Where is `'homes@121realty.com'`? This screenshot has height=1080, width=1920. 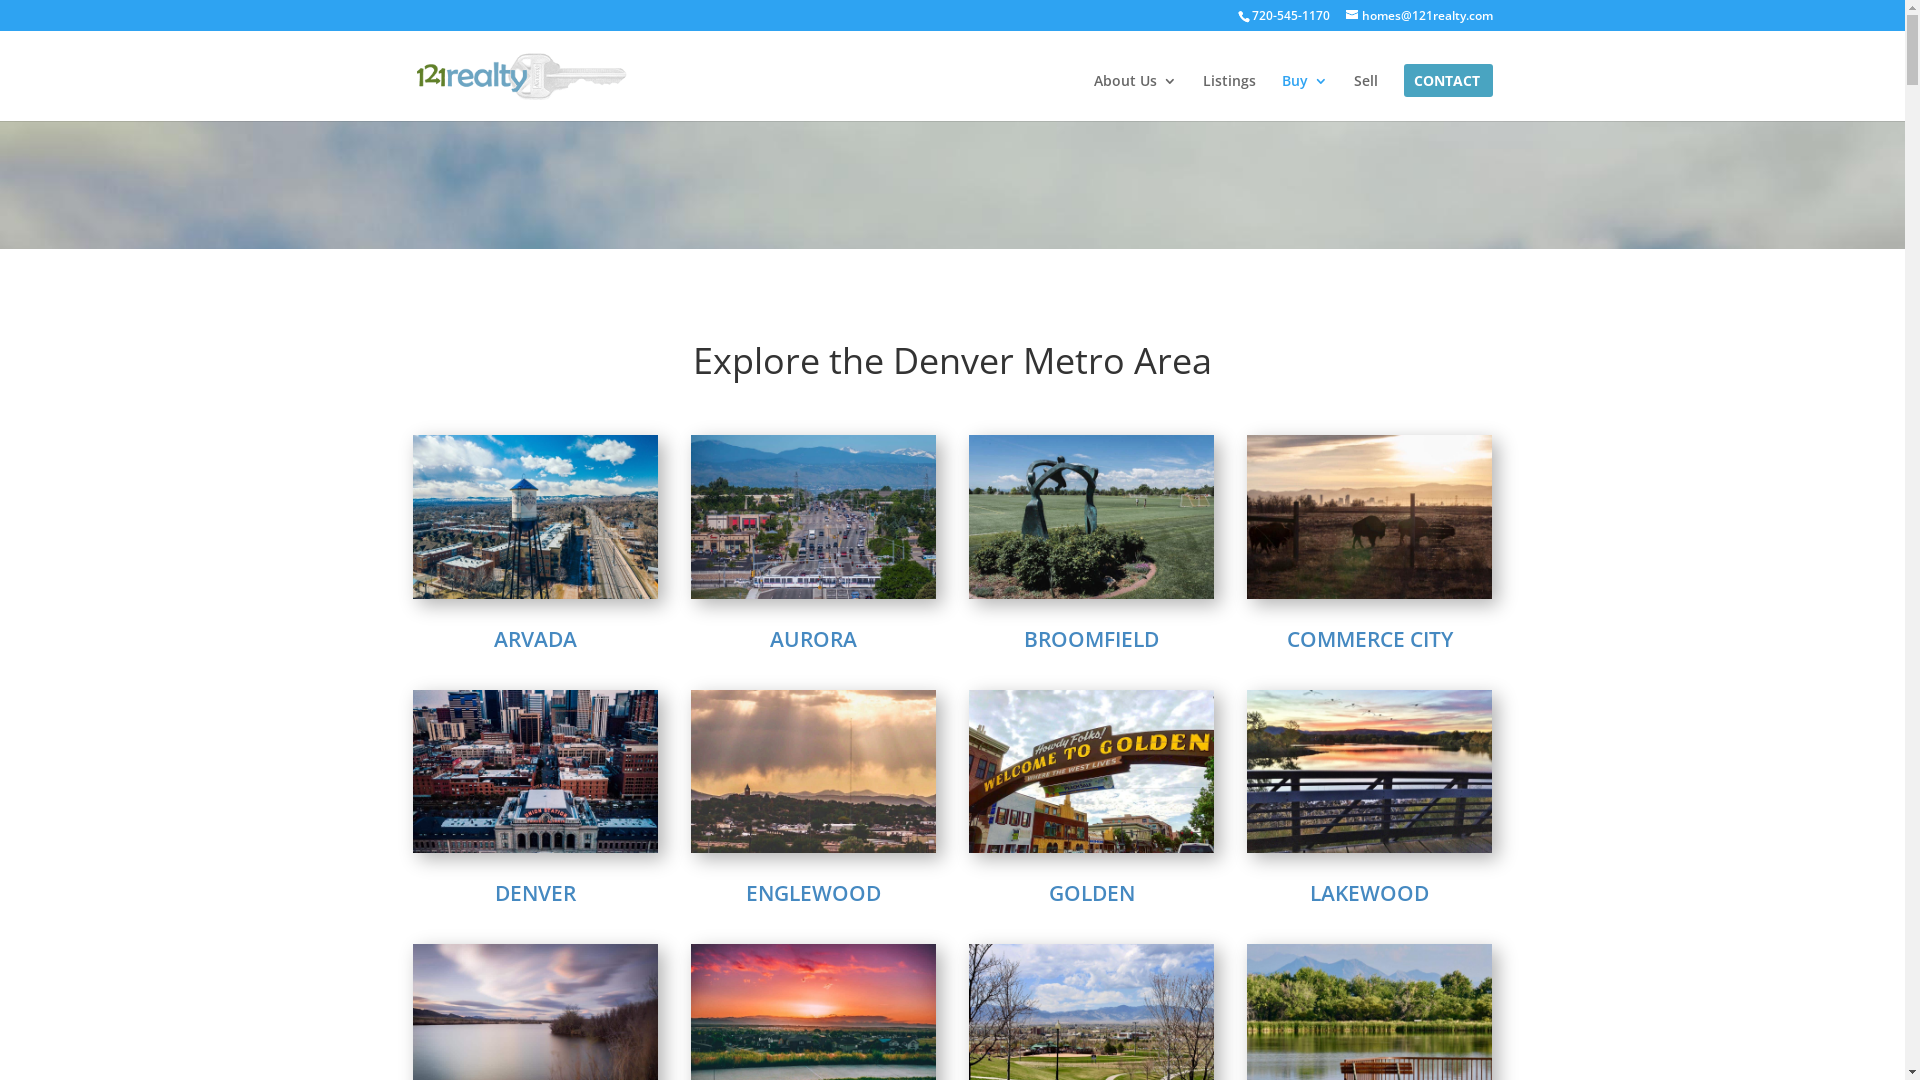
'homes@121realty.com' is located at coordinates (1418, 15).